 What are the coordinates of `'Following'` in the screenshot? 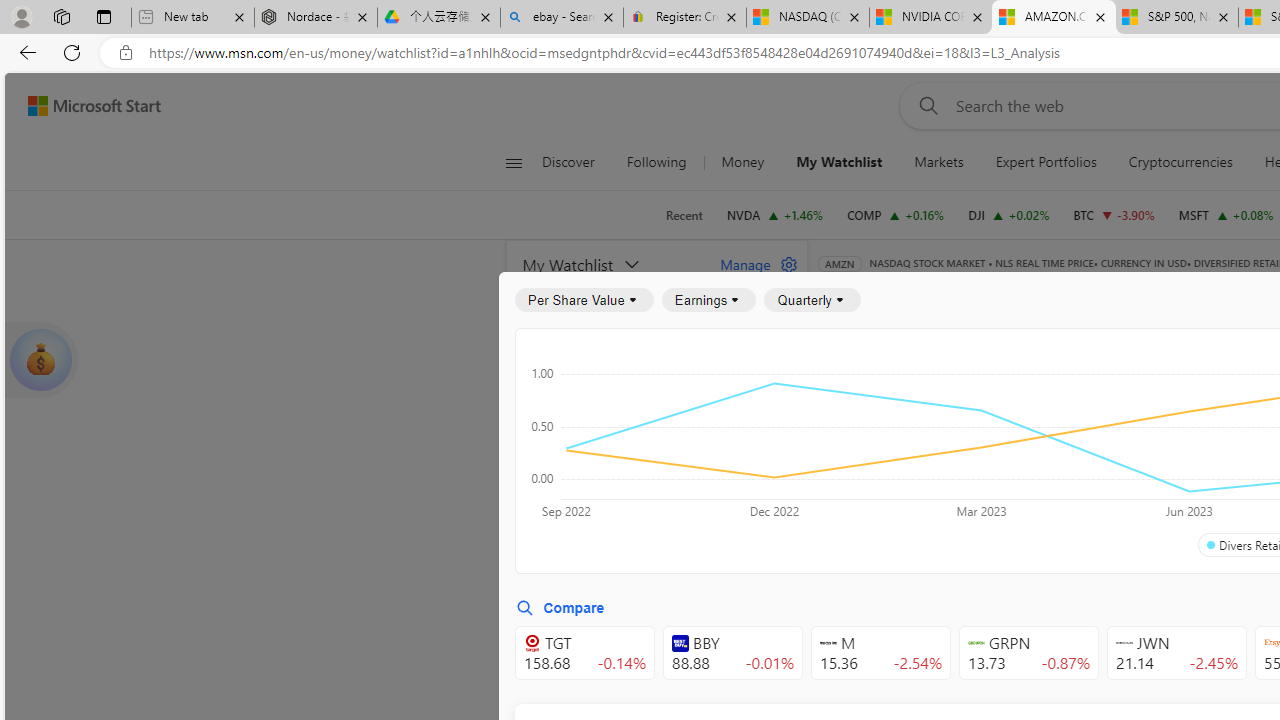 It's located at (658, 162).